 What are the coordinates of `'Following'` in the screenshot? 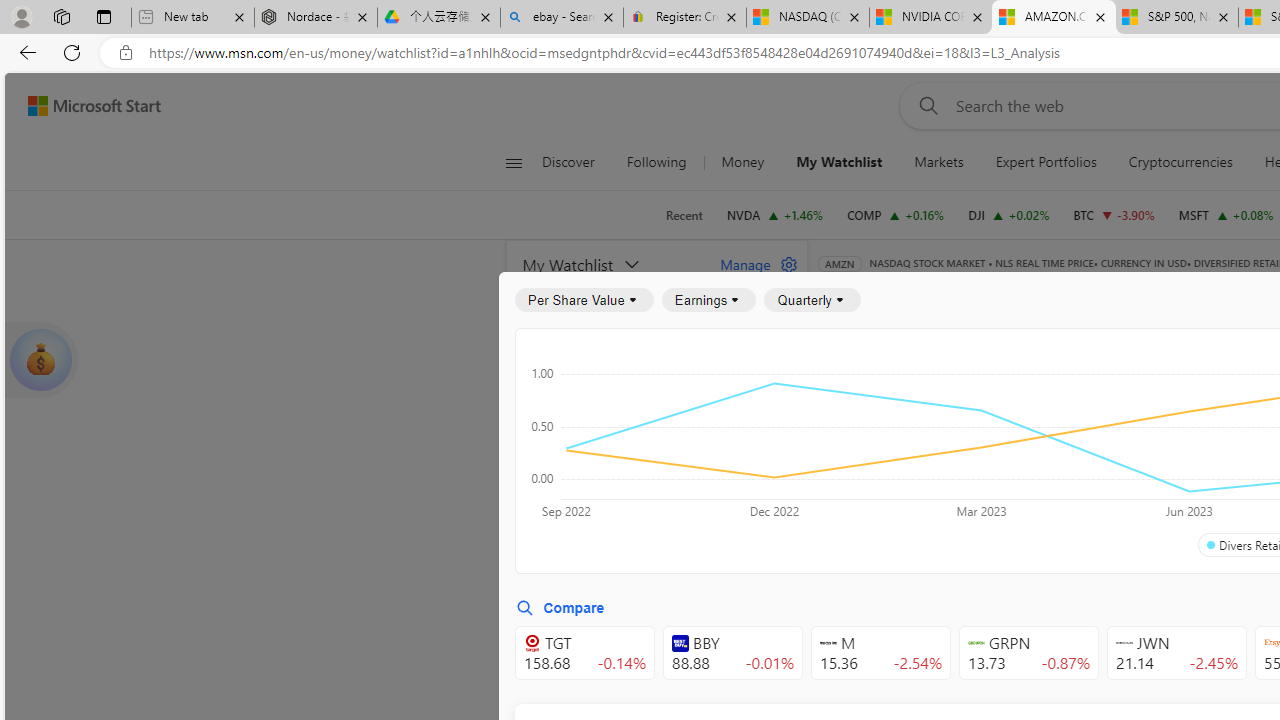 It's located at (658, 162).